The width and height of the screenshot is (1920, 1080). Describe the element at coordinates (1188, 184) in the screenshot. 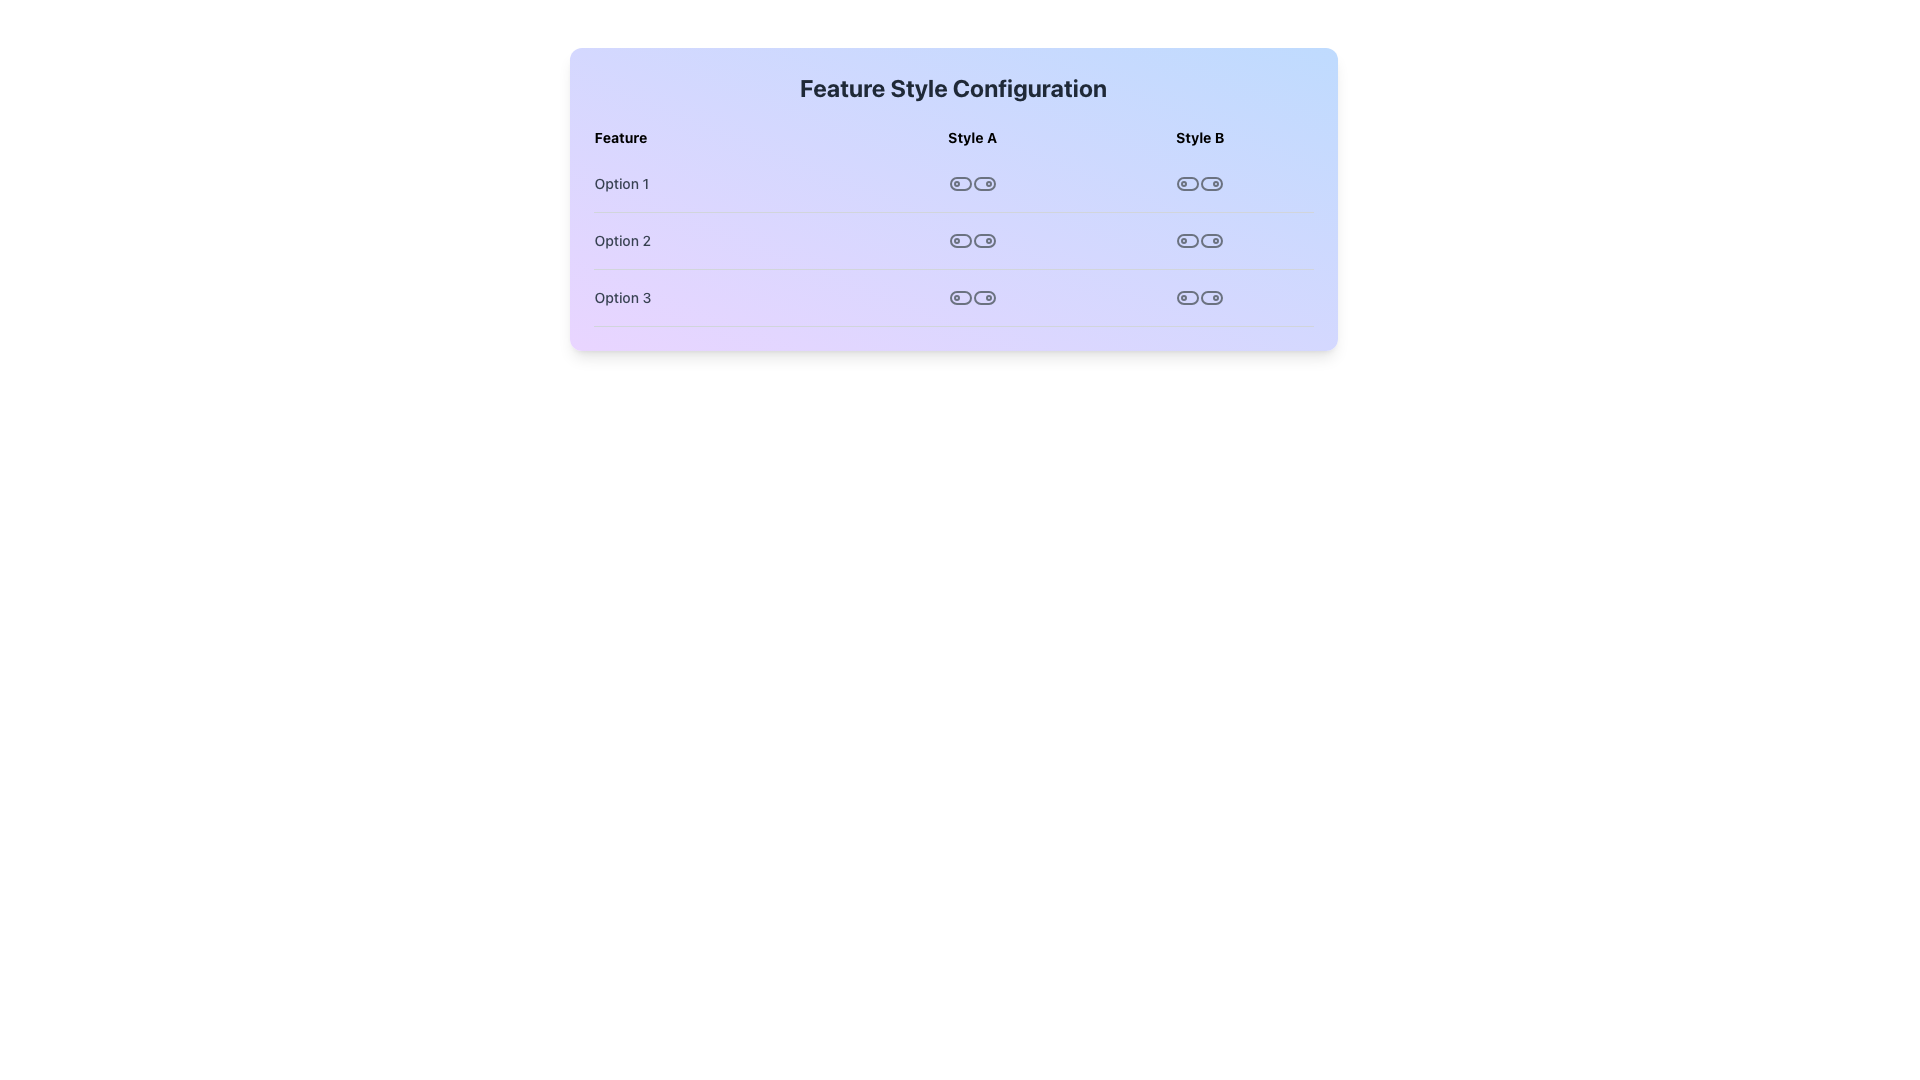

I see `the toggle switch styled as a horizontal pill shape located in the first row under the 'Style B' column of the 'Feature Style Configuration' table to change its state` at that location.